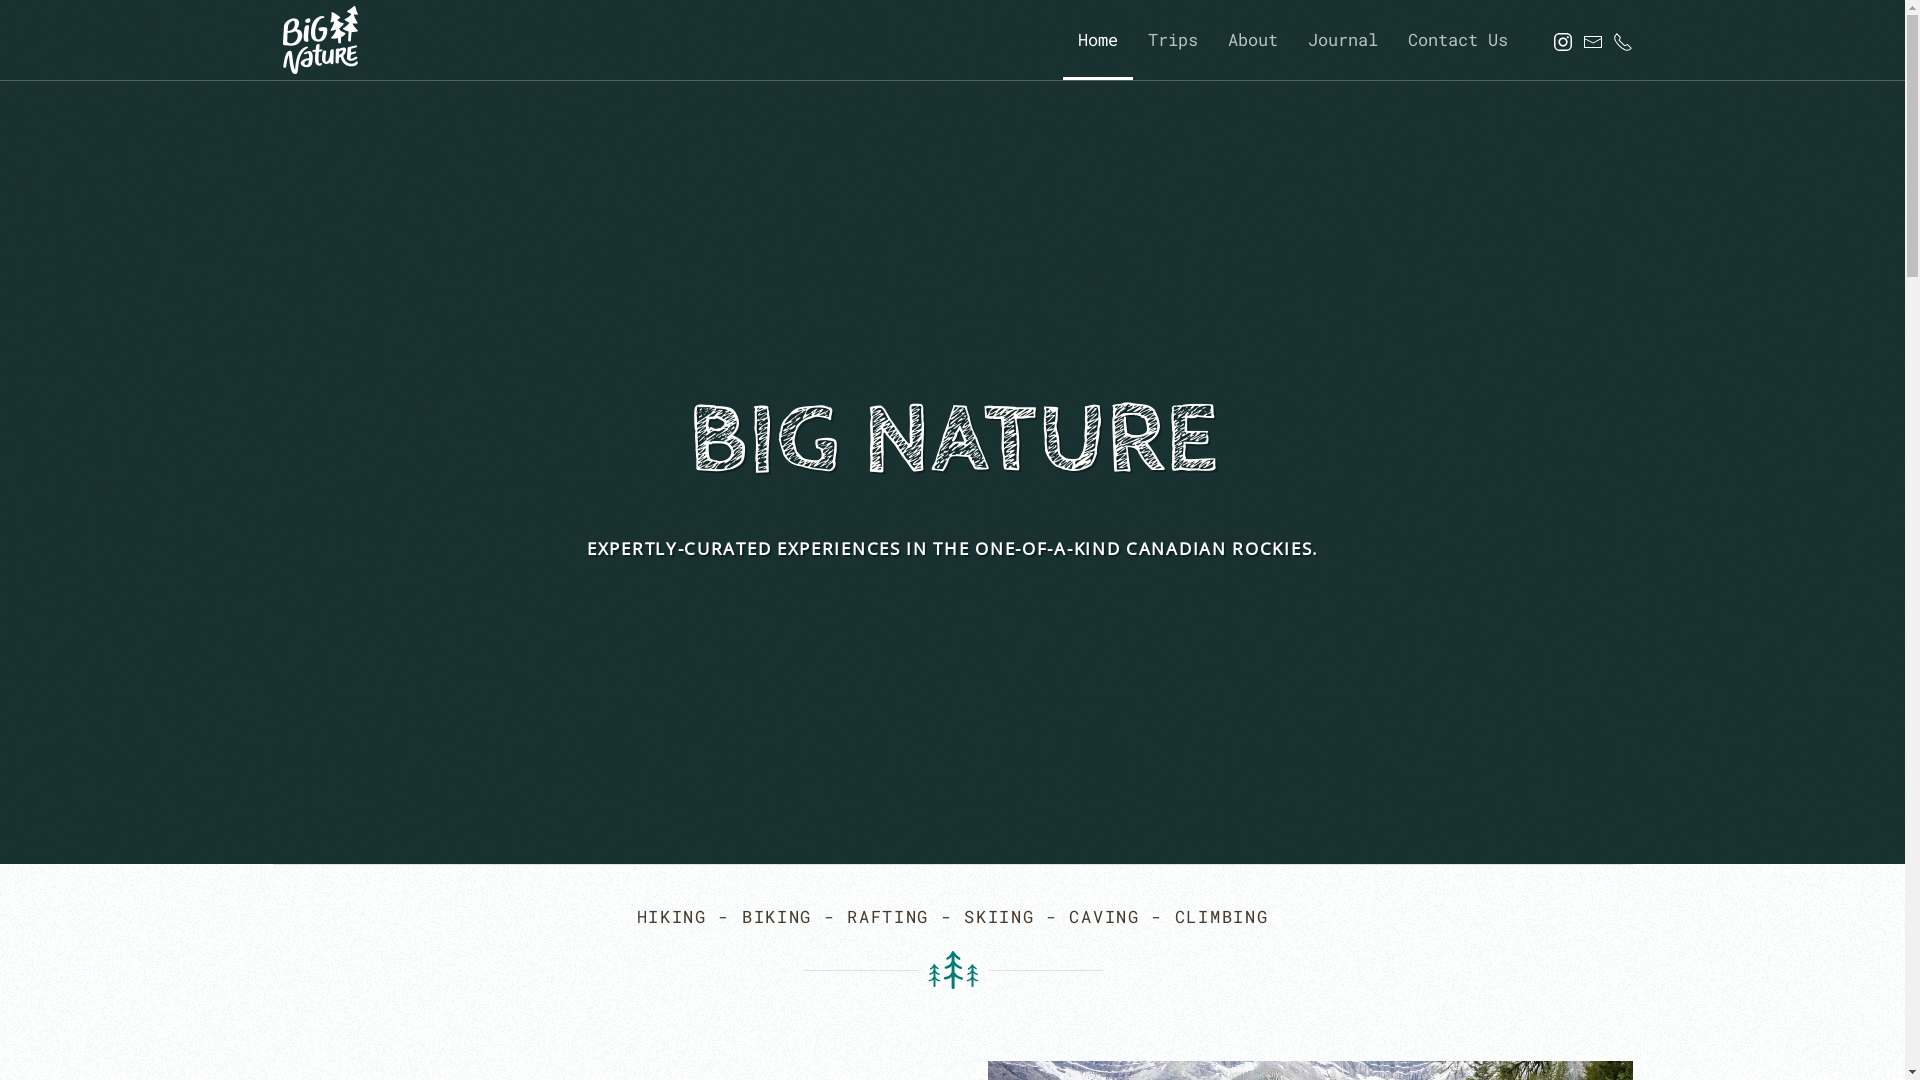  What do you see at coordinates (1342, 39) in the screenshot?
I see `'Journal'` at bounding box center [1342, 39].